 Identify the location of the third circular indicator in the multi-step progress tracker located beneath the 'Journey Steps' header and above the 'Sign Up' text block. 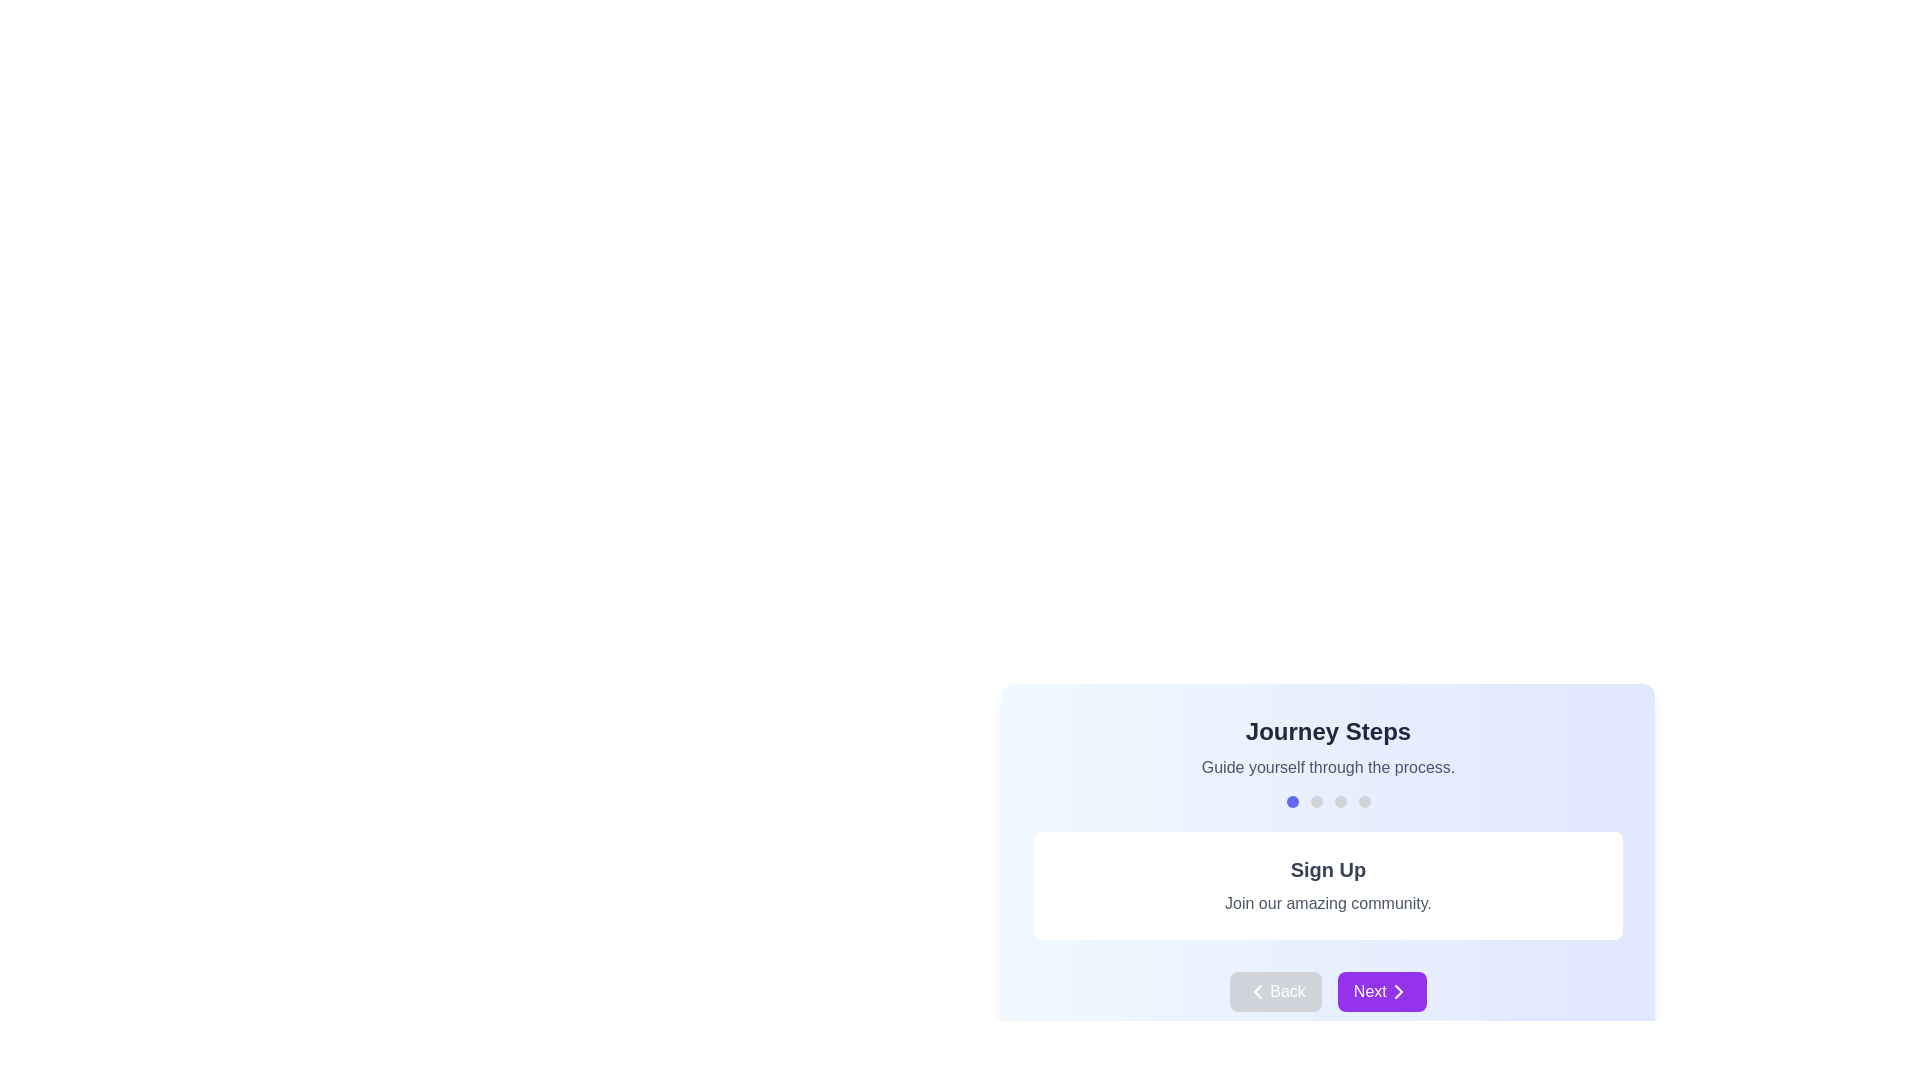
(1340, 801).